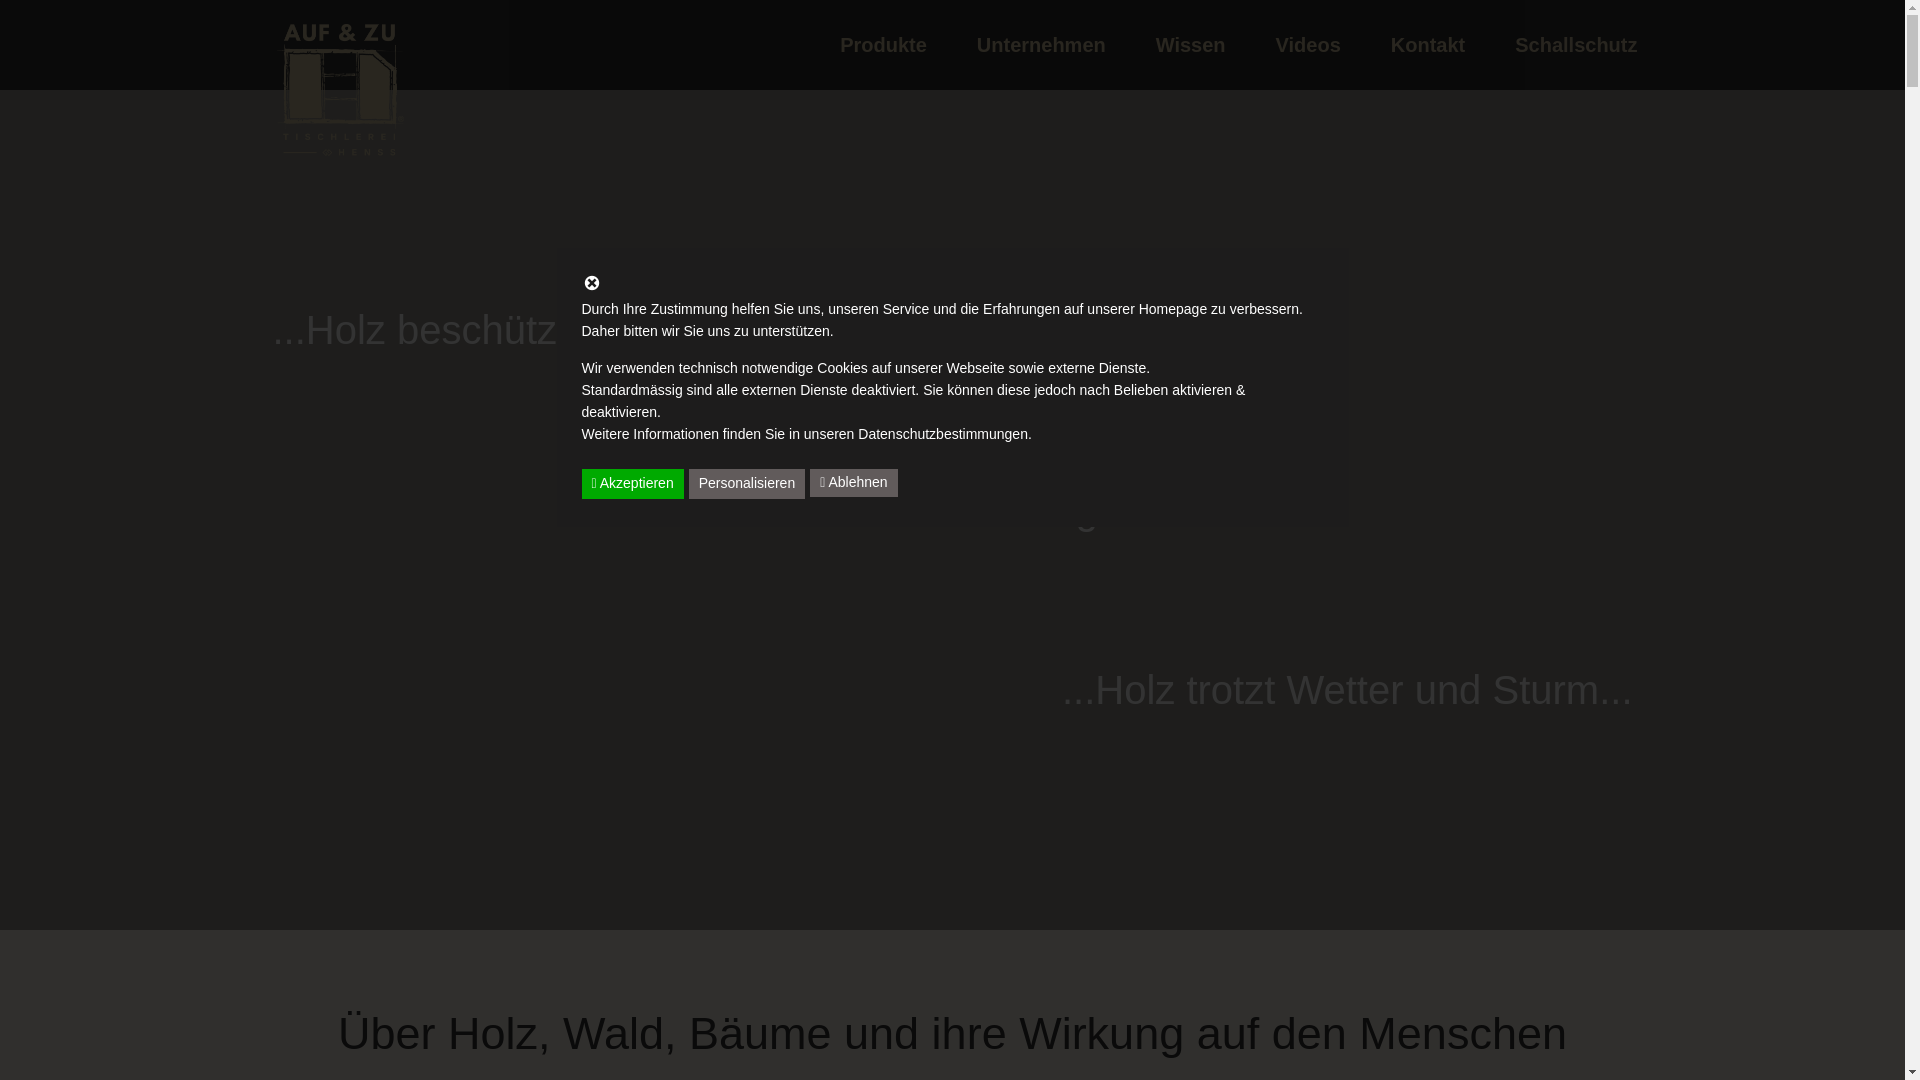 This screenshot has height=1080, width=1920. I want to click on 'Wissen', so click(1190, 45).